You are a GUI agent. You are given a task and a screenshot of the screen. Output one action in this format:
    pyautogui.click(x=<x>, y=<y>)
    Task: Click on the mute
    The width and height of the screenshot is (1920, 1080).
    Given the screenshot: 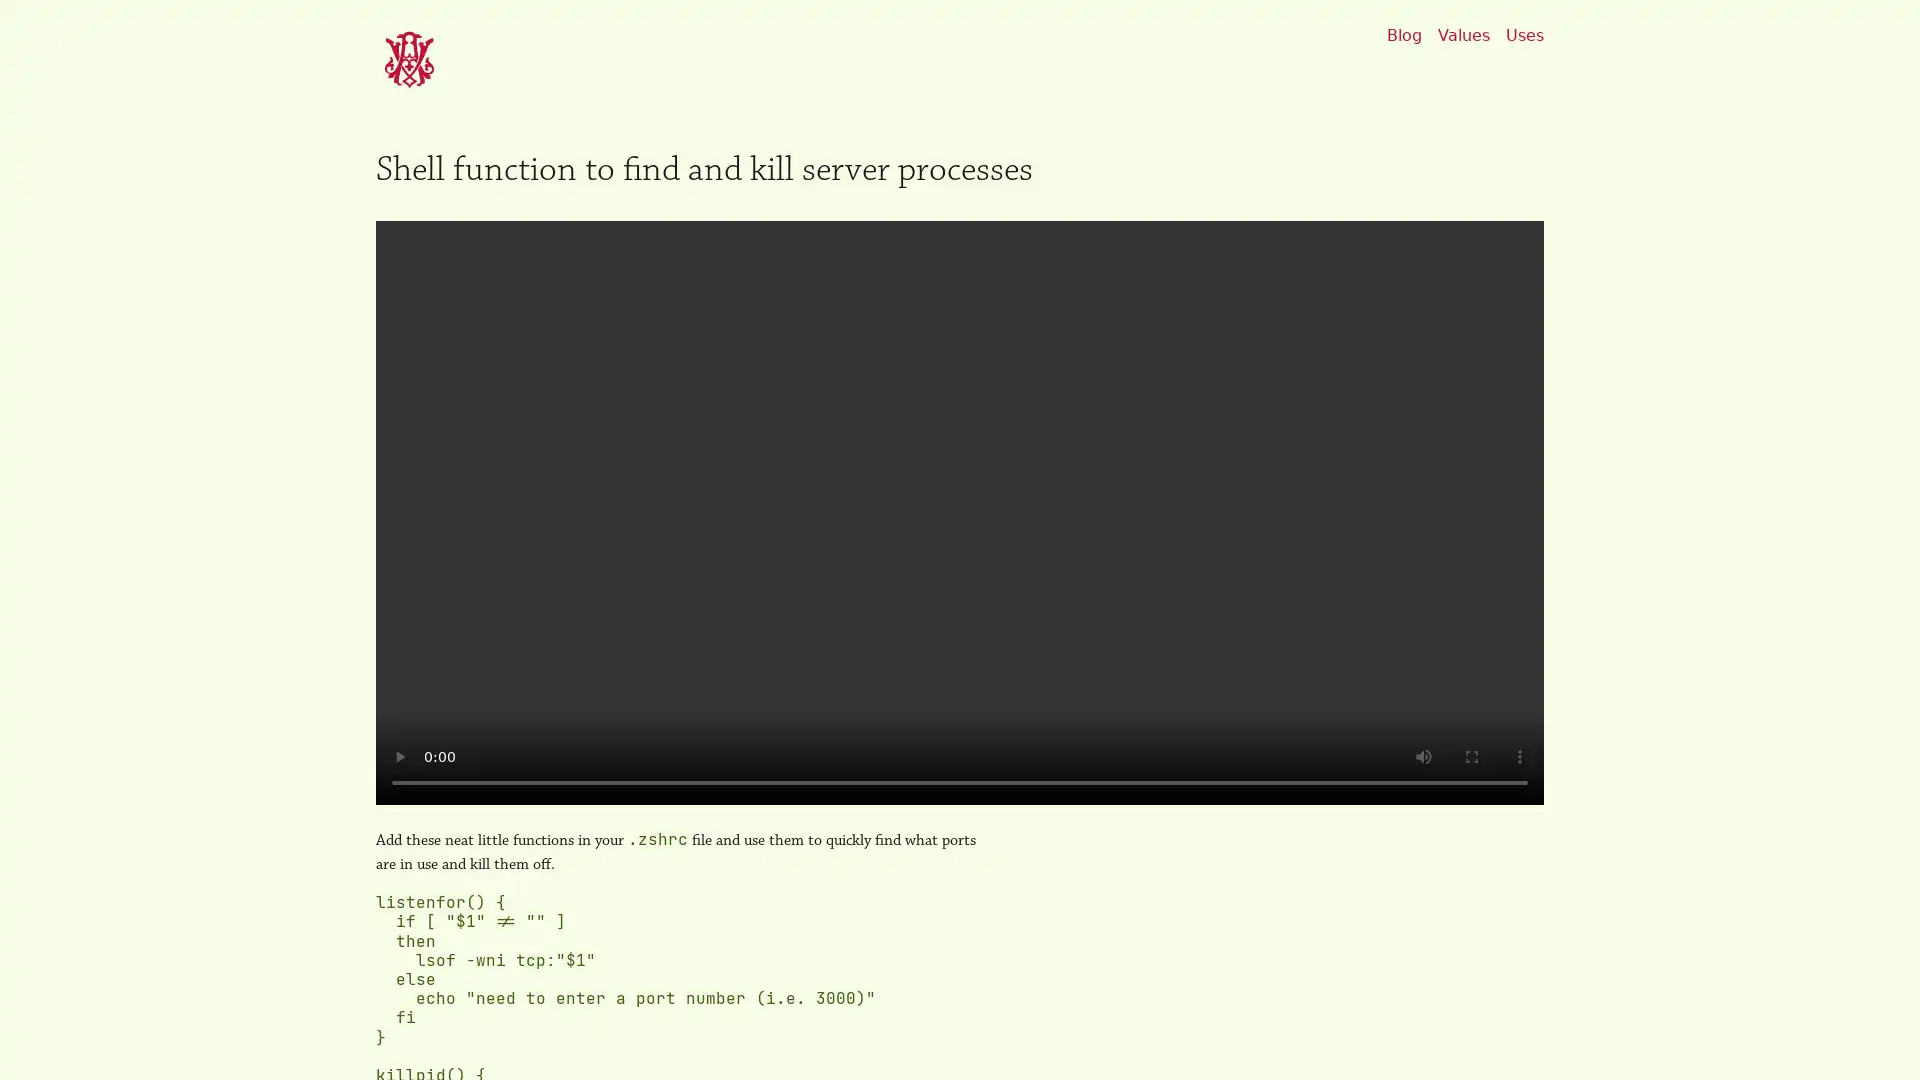 What is the action you would take?
    pyautogui.click(x=1423, y=756)
    